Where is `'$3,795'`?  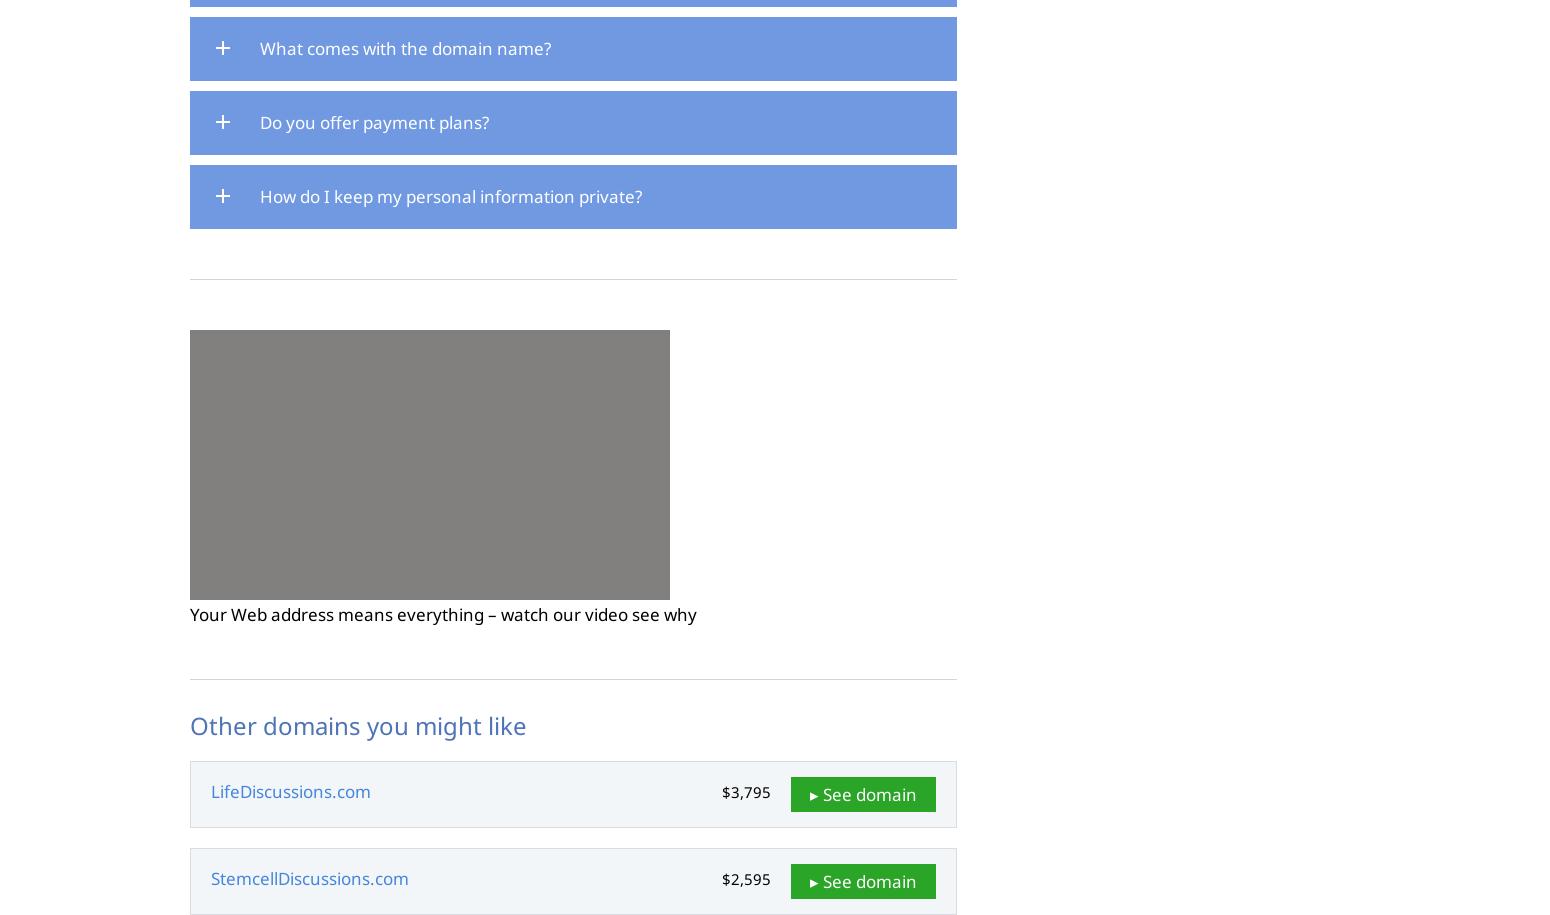 '$3,795' is located at coordinates (746, 791).